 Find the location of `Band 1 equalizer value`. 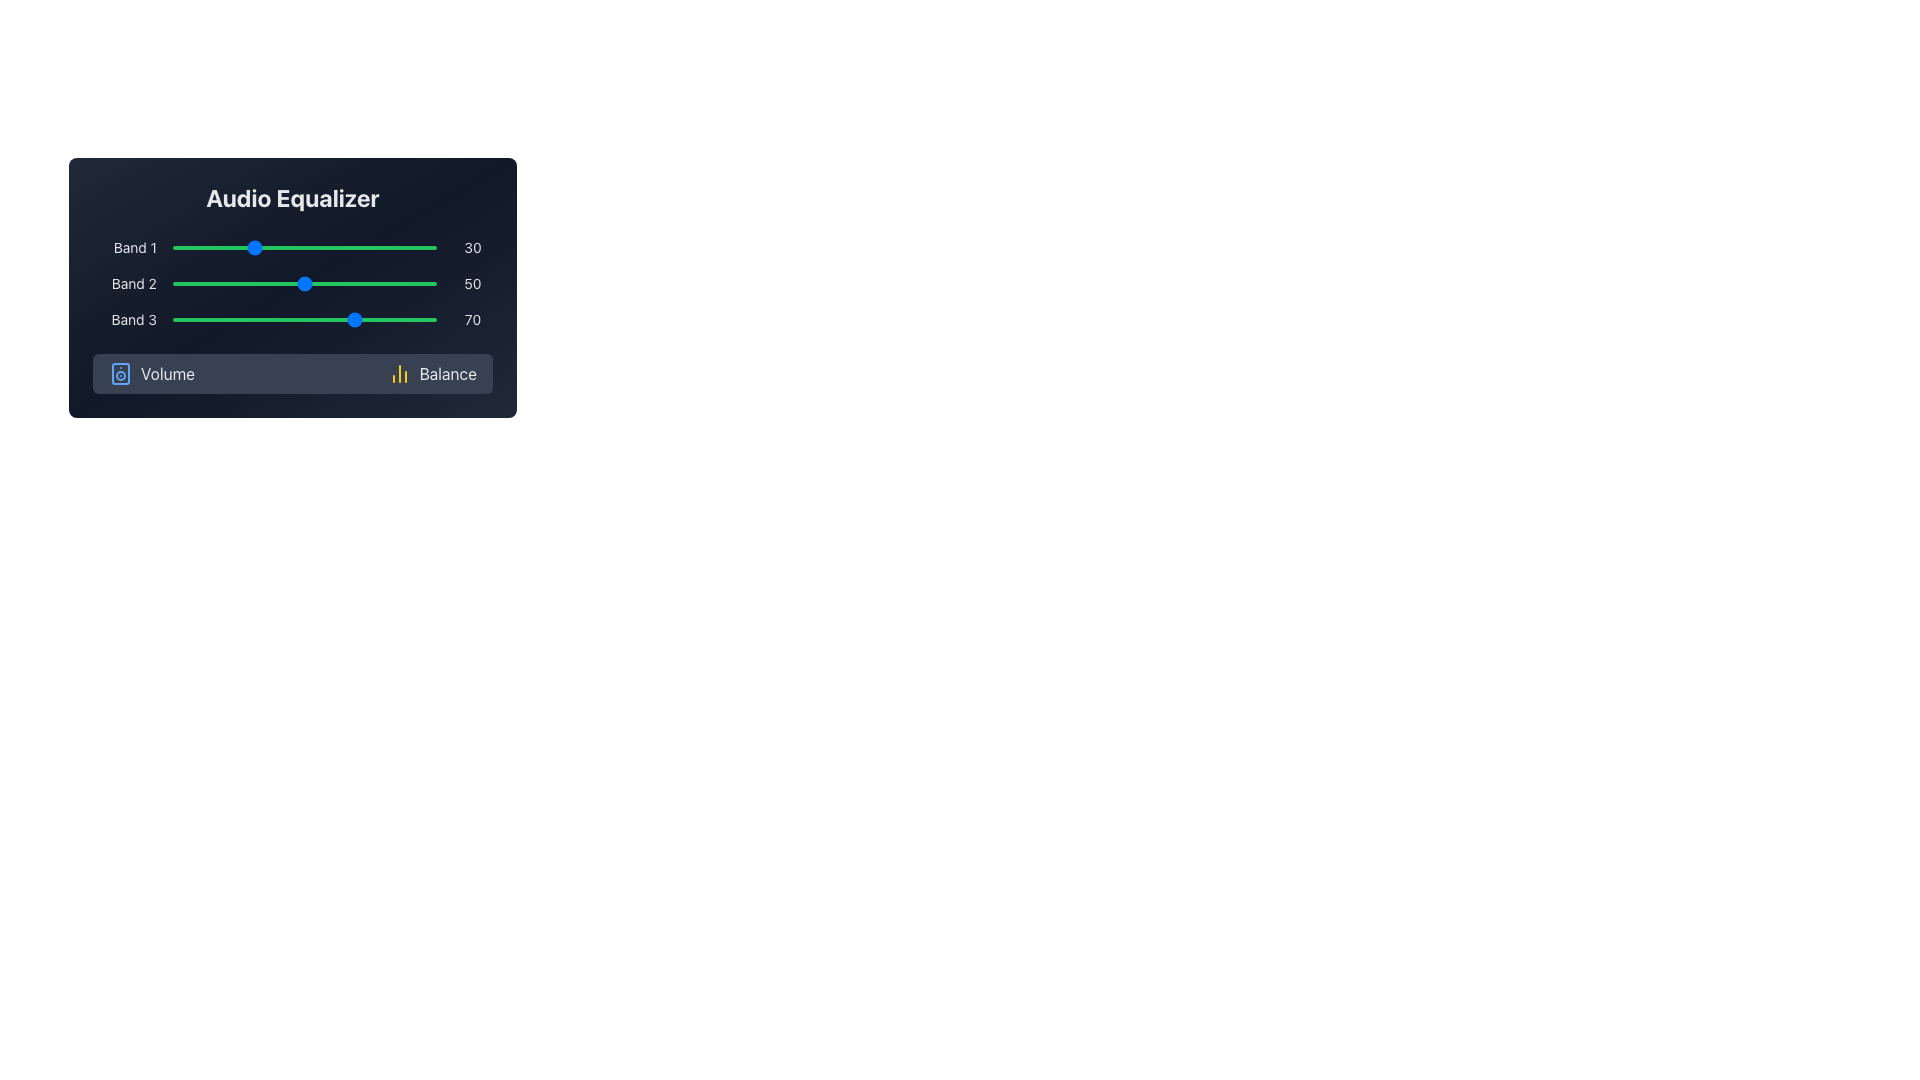

Band 1 equalizer value is located at coordinates (199, 246).